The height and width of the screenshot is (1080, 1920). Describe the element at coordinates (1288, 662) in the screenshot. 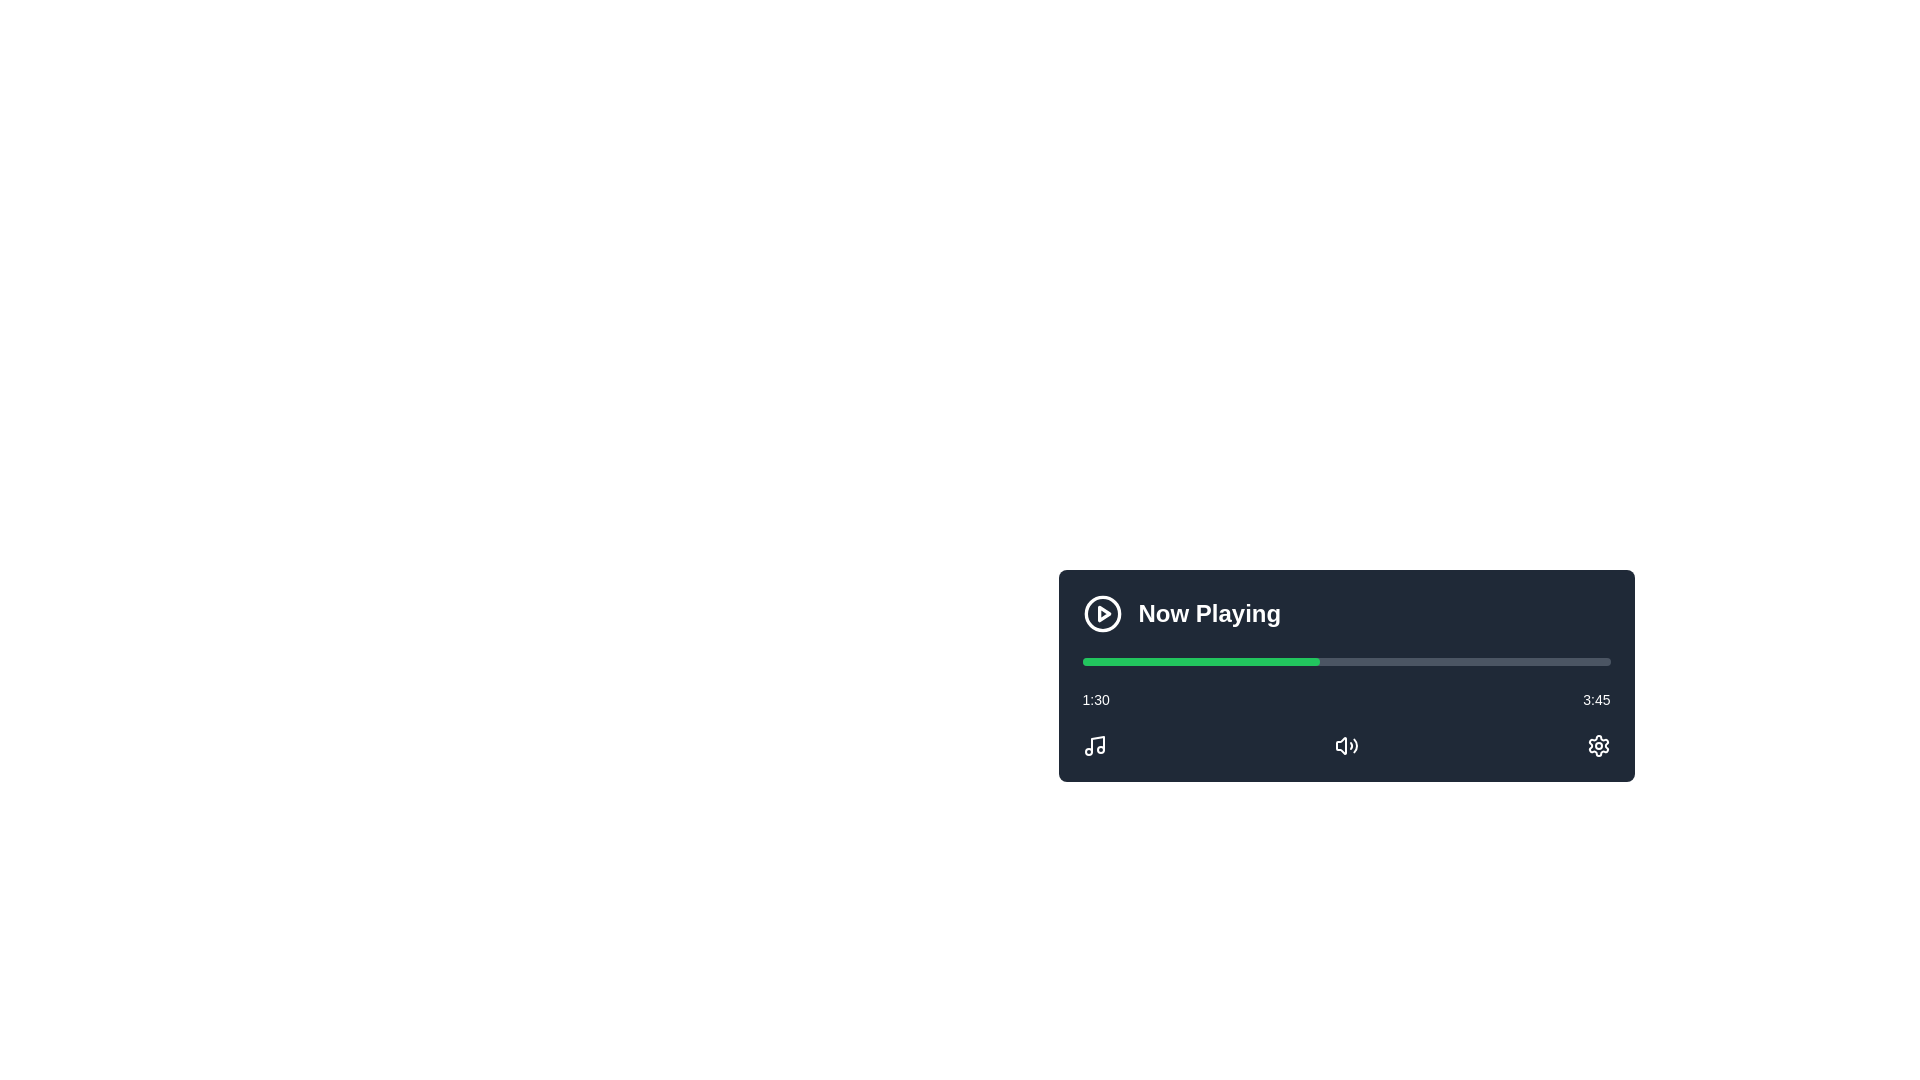

I see `playback position` at that location.